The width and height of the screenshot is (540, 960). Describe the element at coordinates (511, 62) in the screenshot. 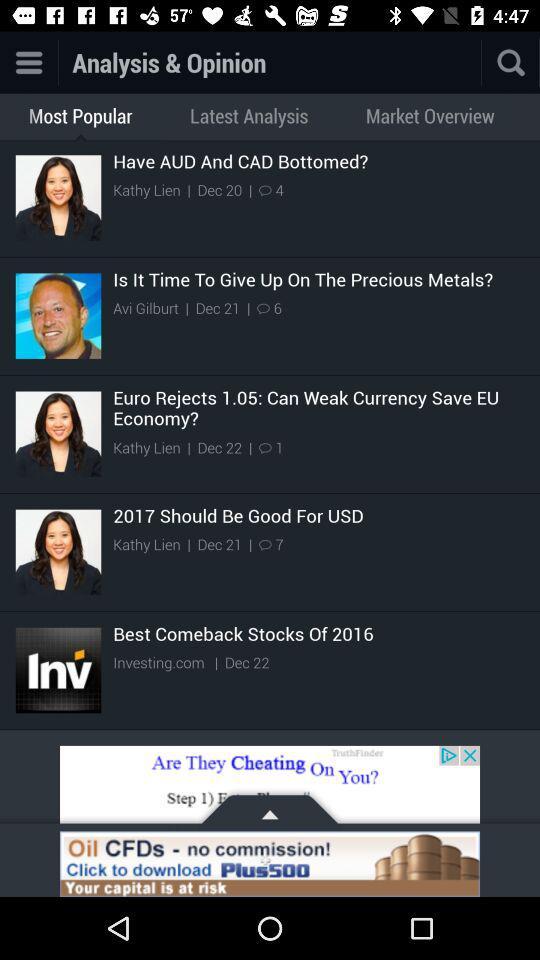

I see `search` at that location.